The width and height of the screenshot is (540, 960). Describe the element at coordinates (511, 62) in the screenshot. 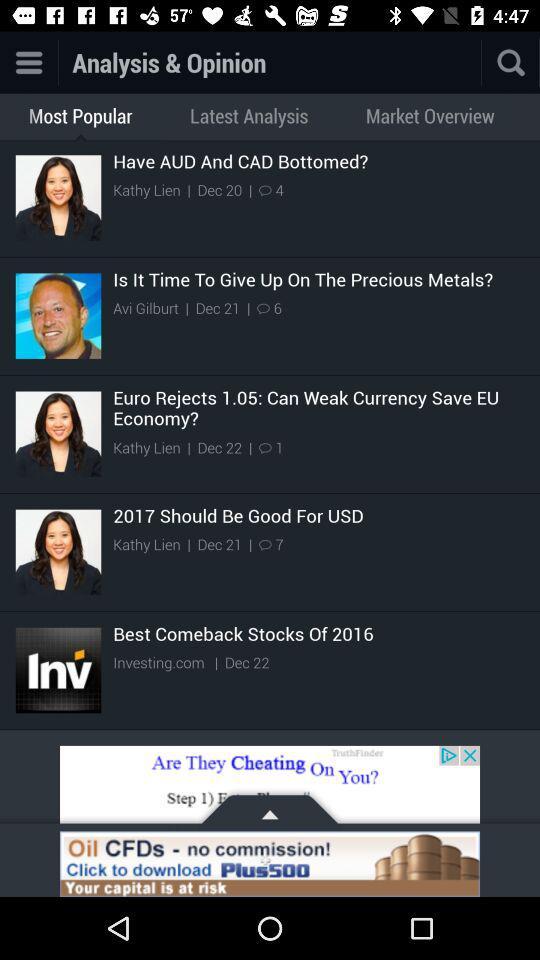

I see `search` at that location.